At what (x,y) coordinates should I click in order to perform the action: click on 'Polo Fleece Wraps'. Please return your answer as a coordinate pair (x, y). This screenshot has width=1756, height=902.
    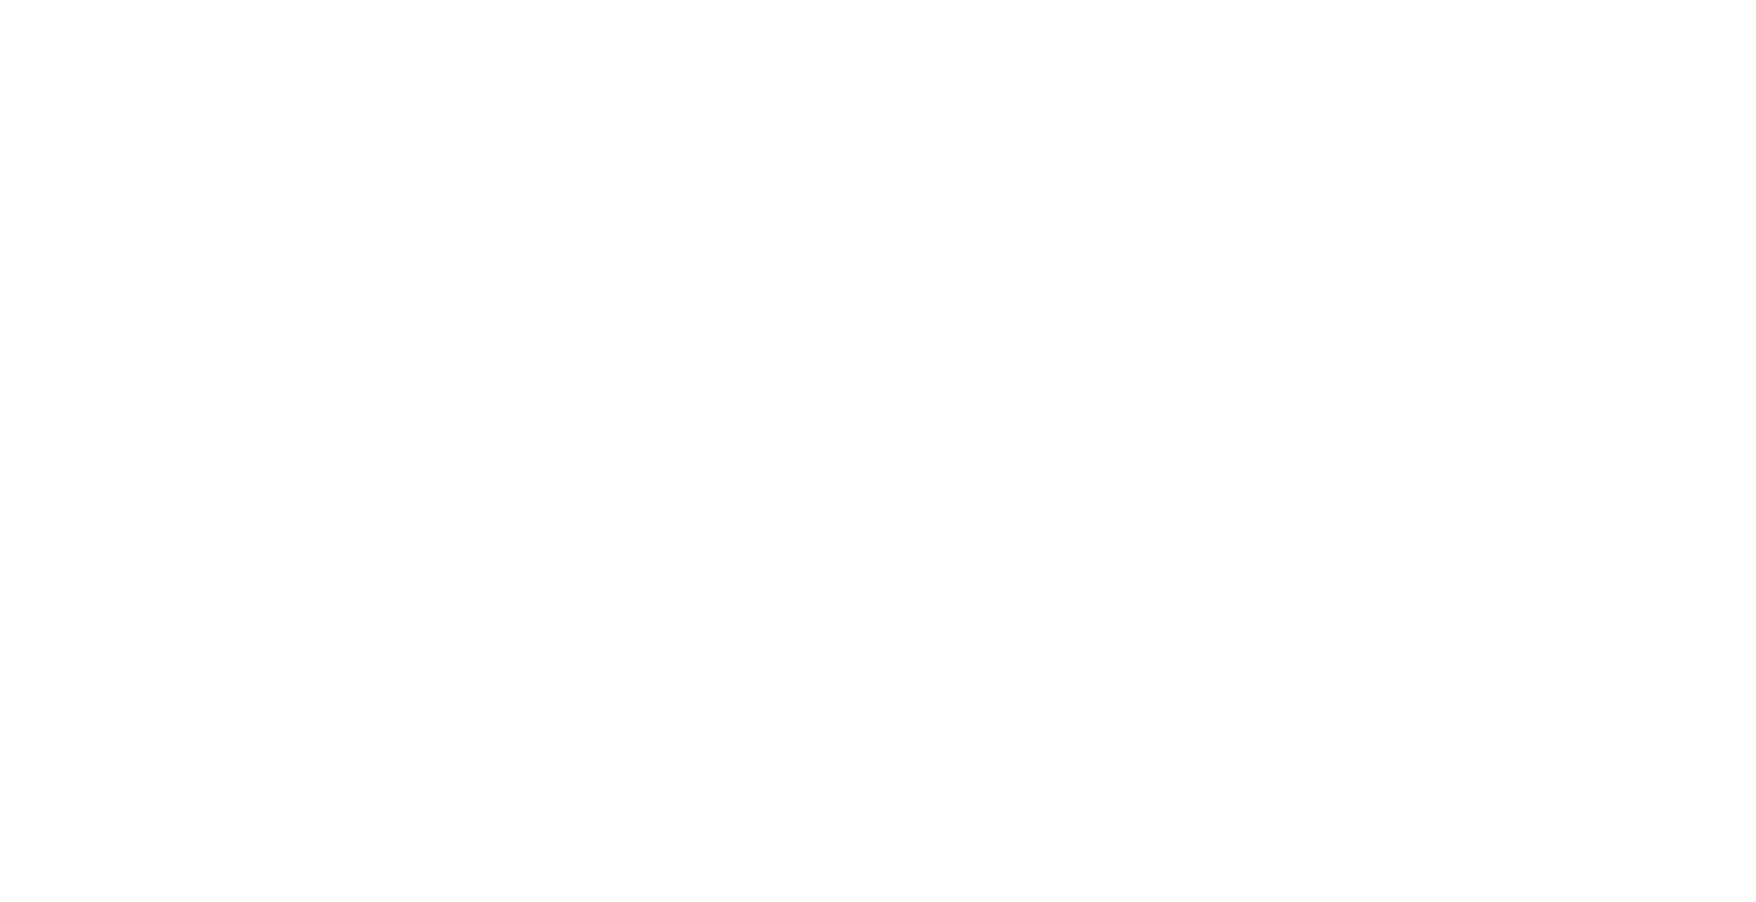
    Looking at the image, I should click on (290, 353).